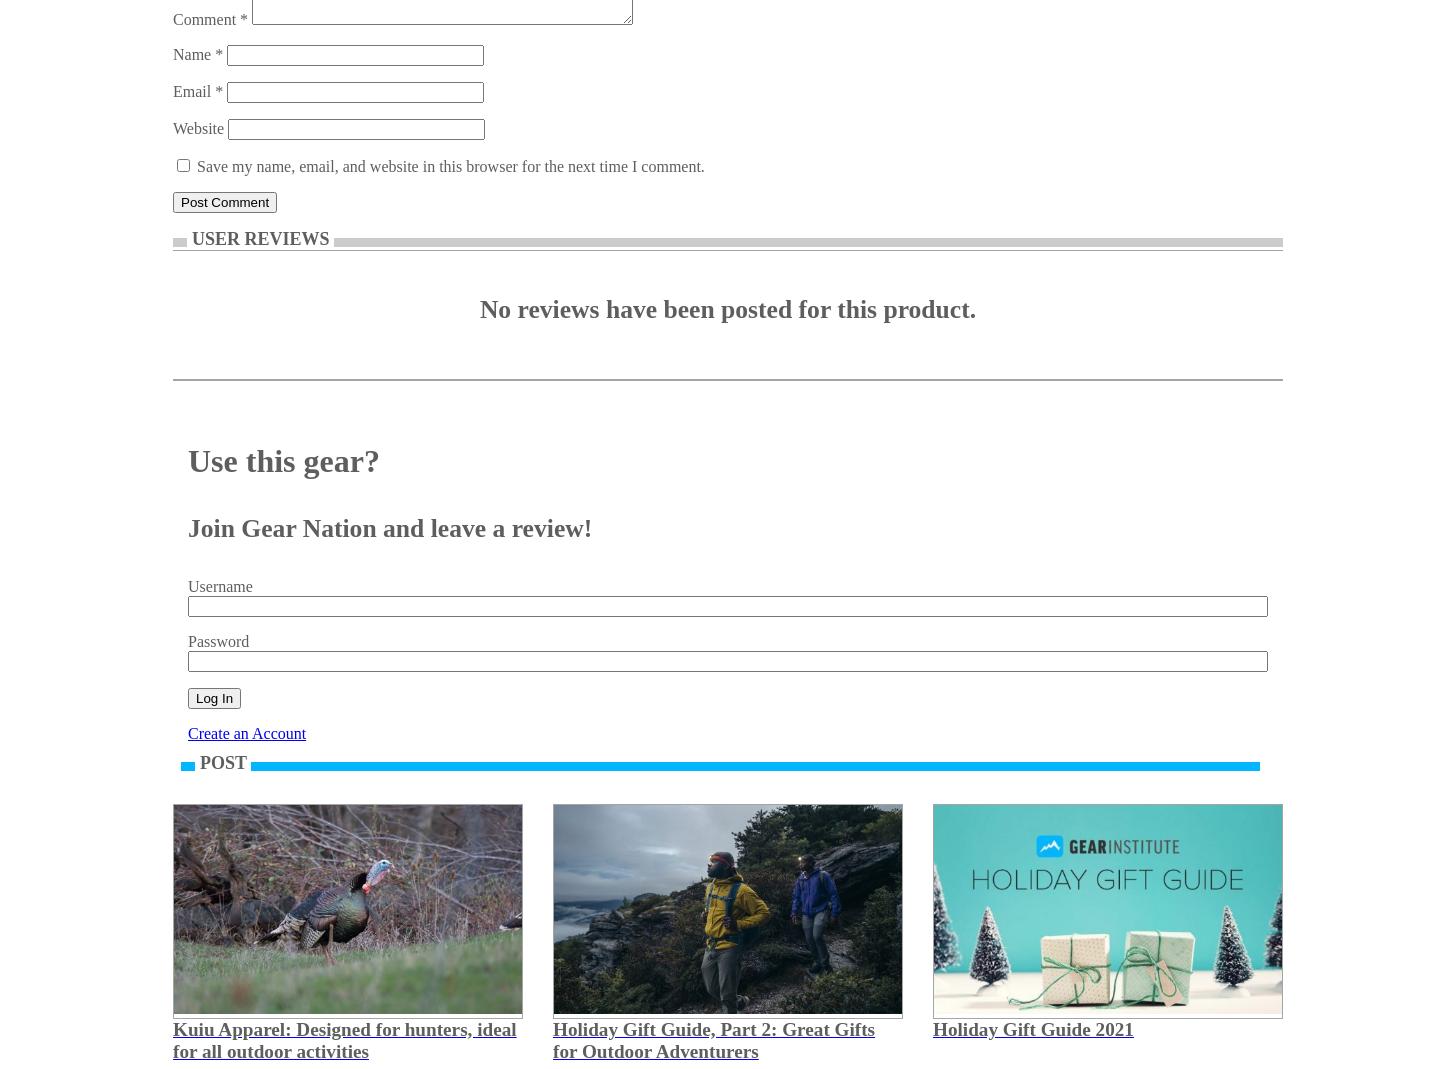 The height and width of the screenshot is (1069, 1448). What do you see at coordinates (218, 641) in the screenshot?
I see `'Password'` at bounding box center [218, 641].